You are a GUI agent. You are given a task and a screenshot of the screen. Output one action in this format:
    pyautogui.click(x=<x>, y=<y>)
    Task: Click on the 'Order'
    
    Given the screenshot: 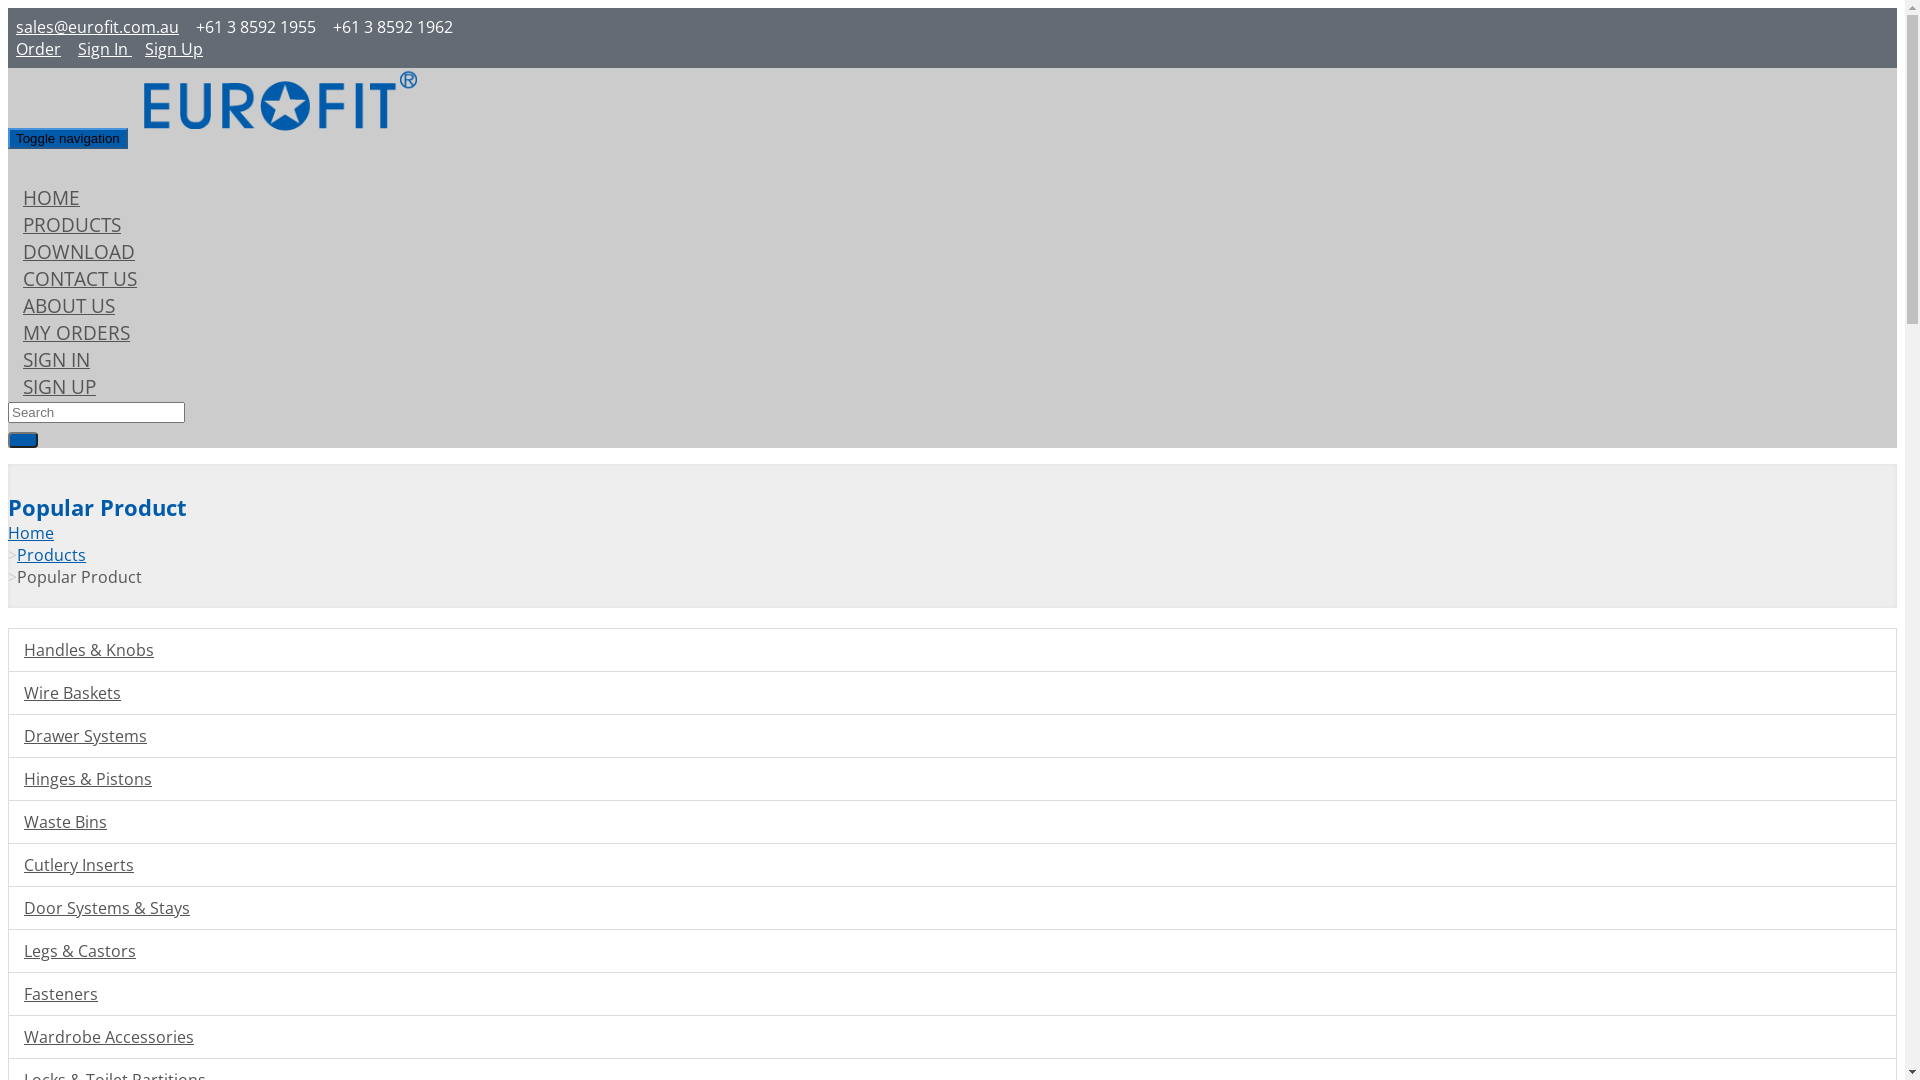 What is the action you would take?
    pyautogui.click(x=37, y=48)
    